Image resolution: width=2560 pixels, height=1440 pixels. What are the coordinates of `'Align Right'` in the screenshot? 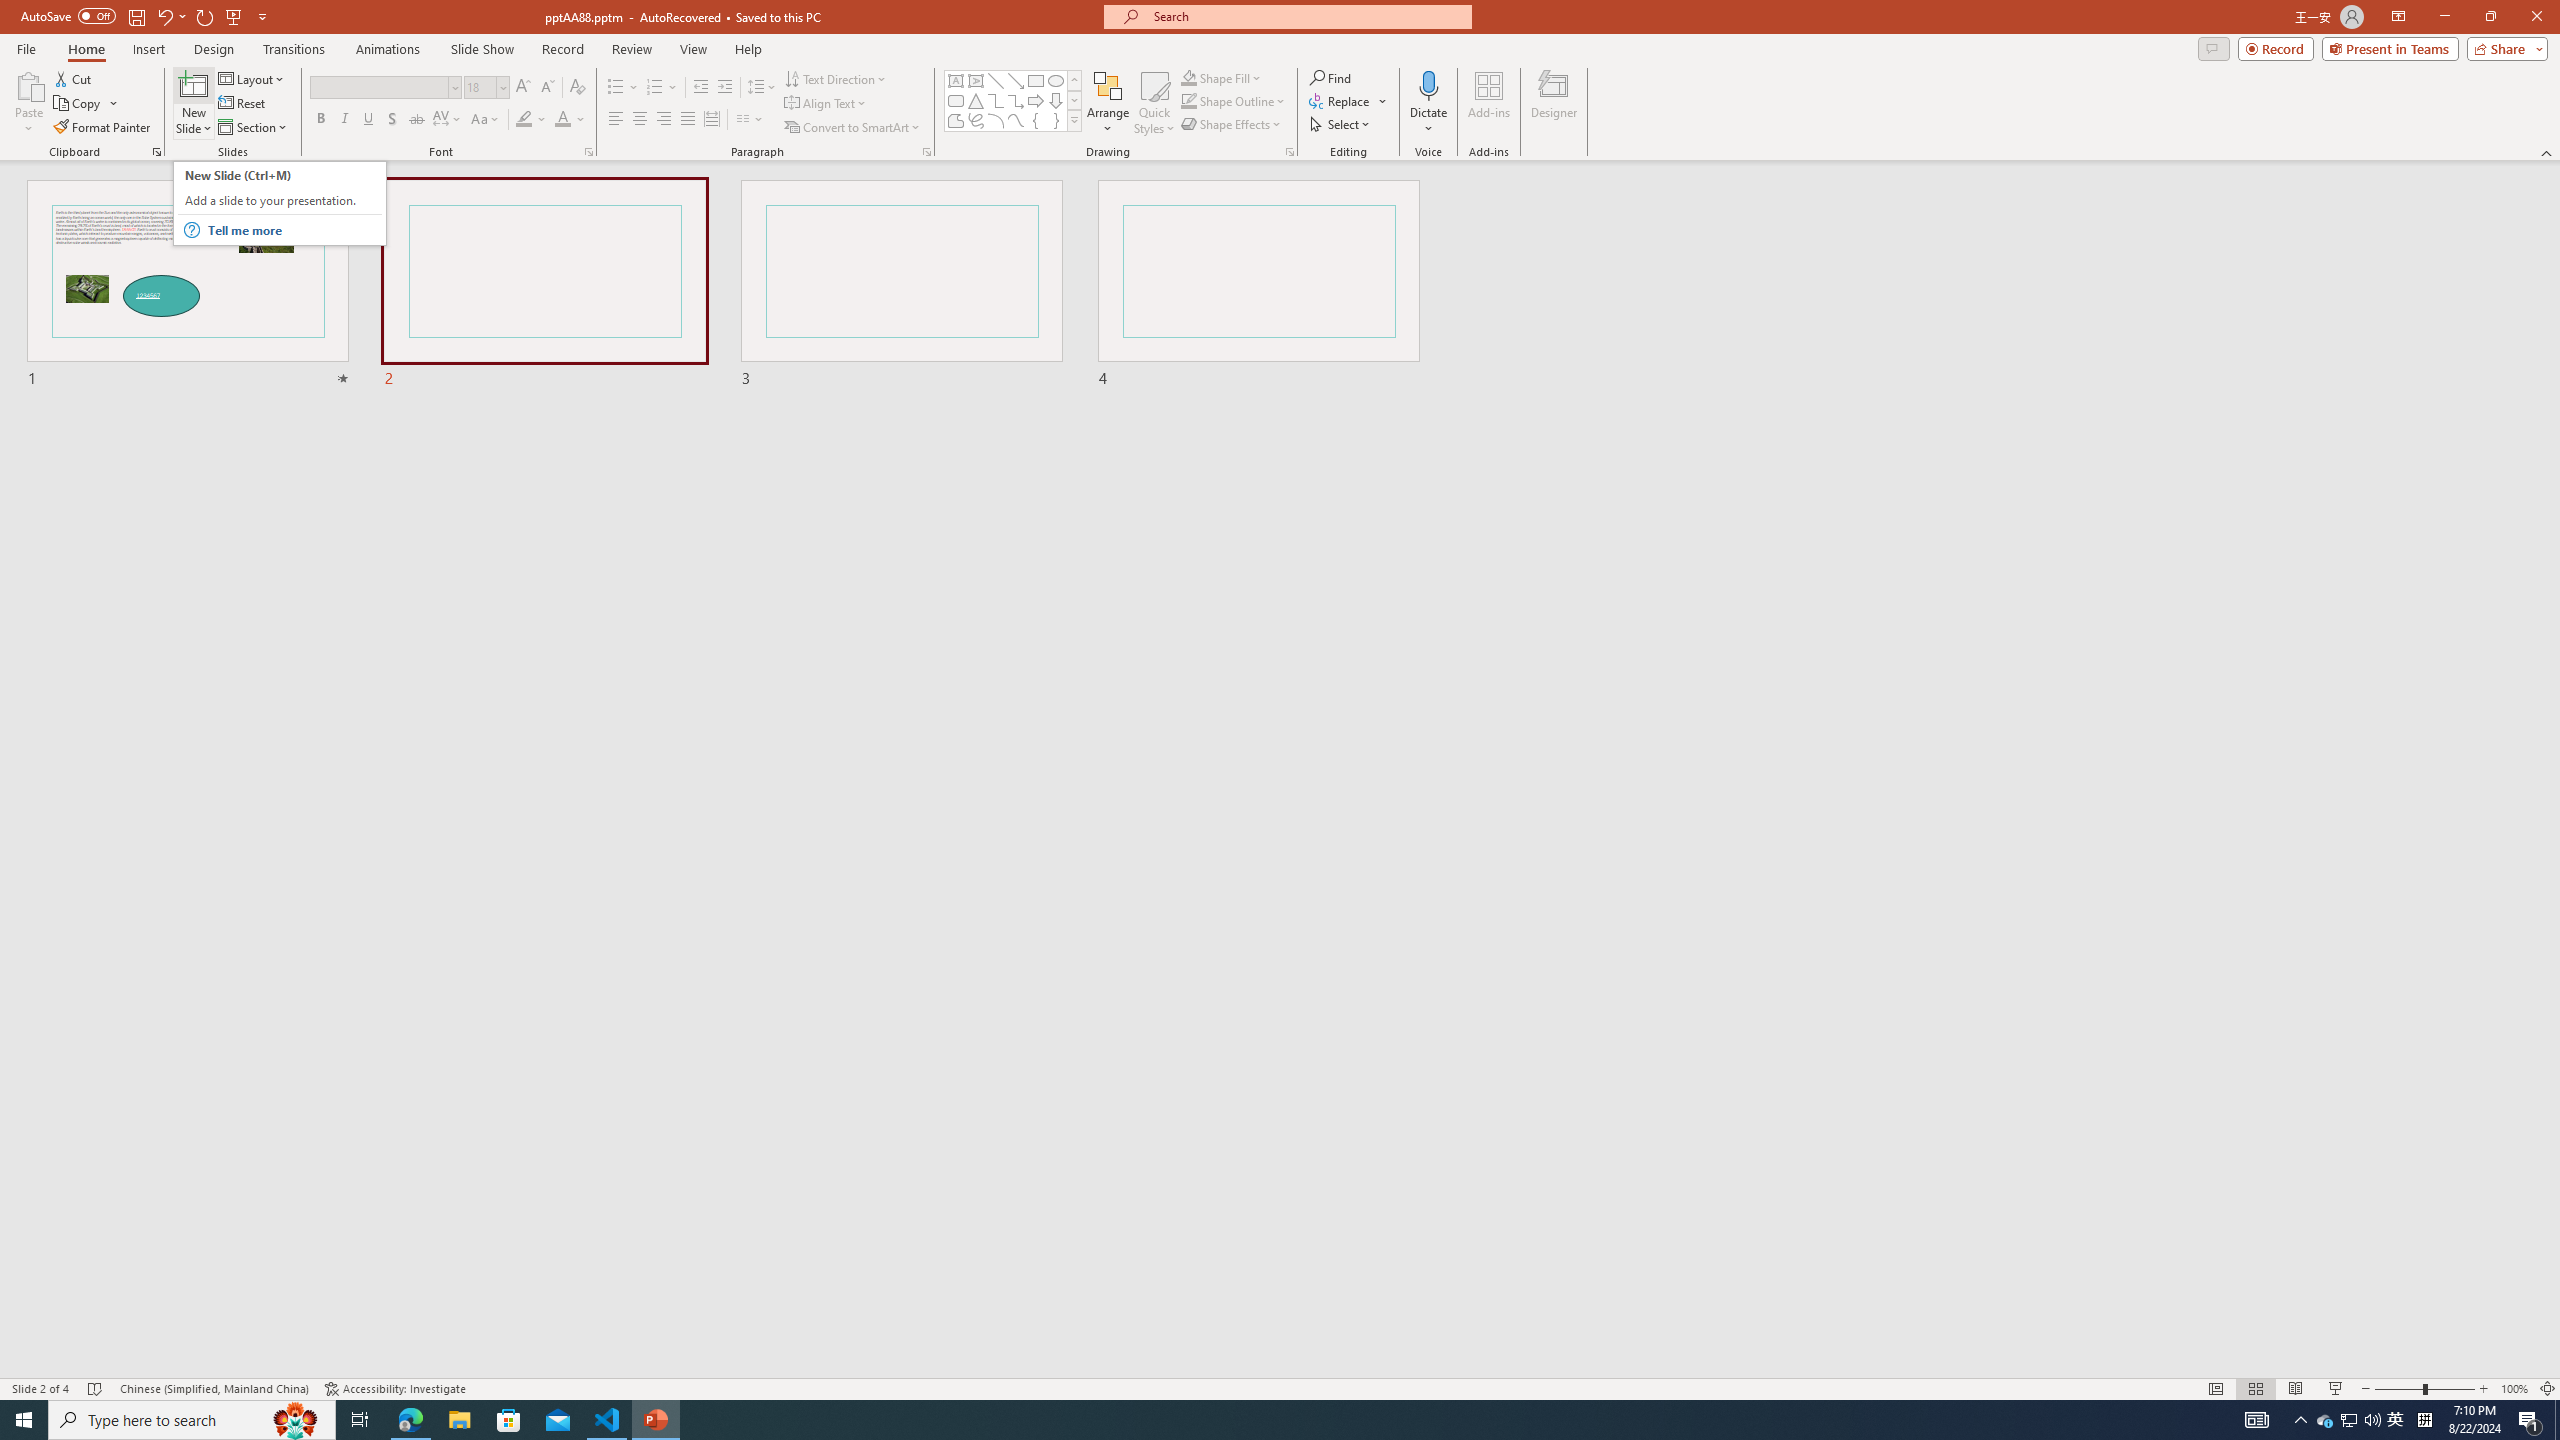 It's located at (664, 118).